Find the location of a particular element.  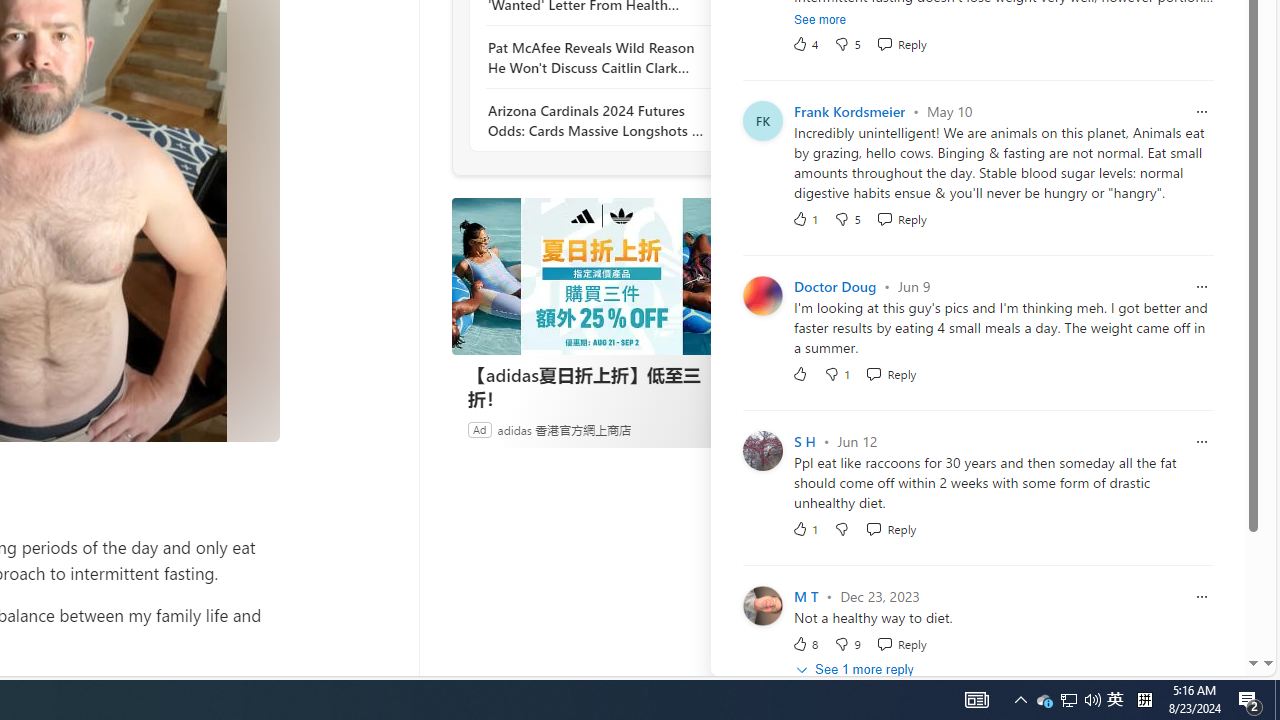

'Doctor Doug' is located at coordinates (835, 286).